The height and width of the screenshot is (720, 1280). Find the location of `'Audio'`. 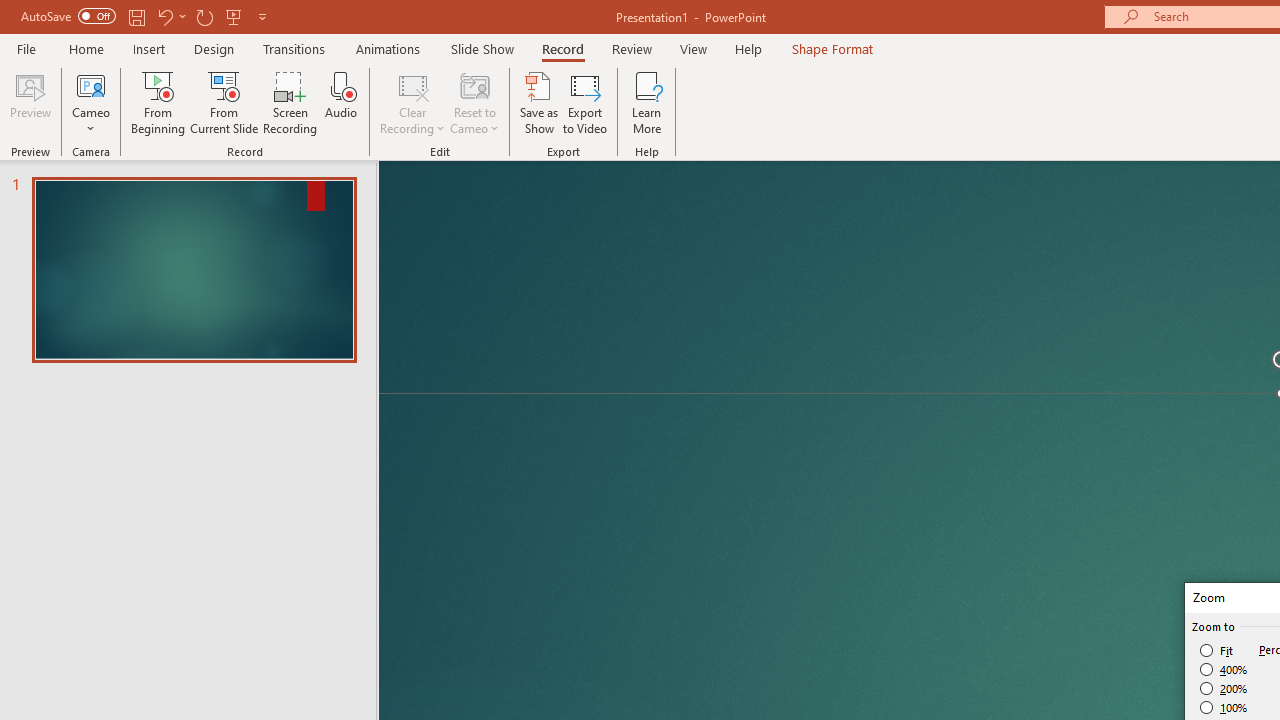

'Audio' is located at coordinates (341, 103).